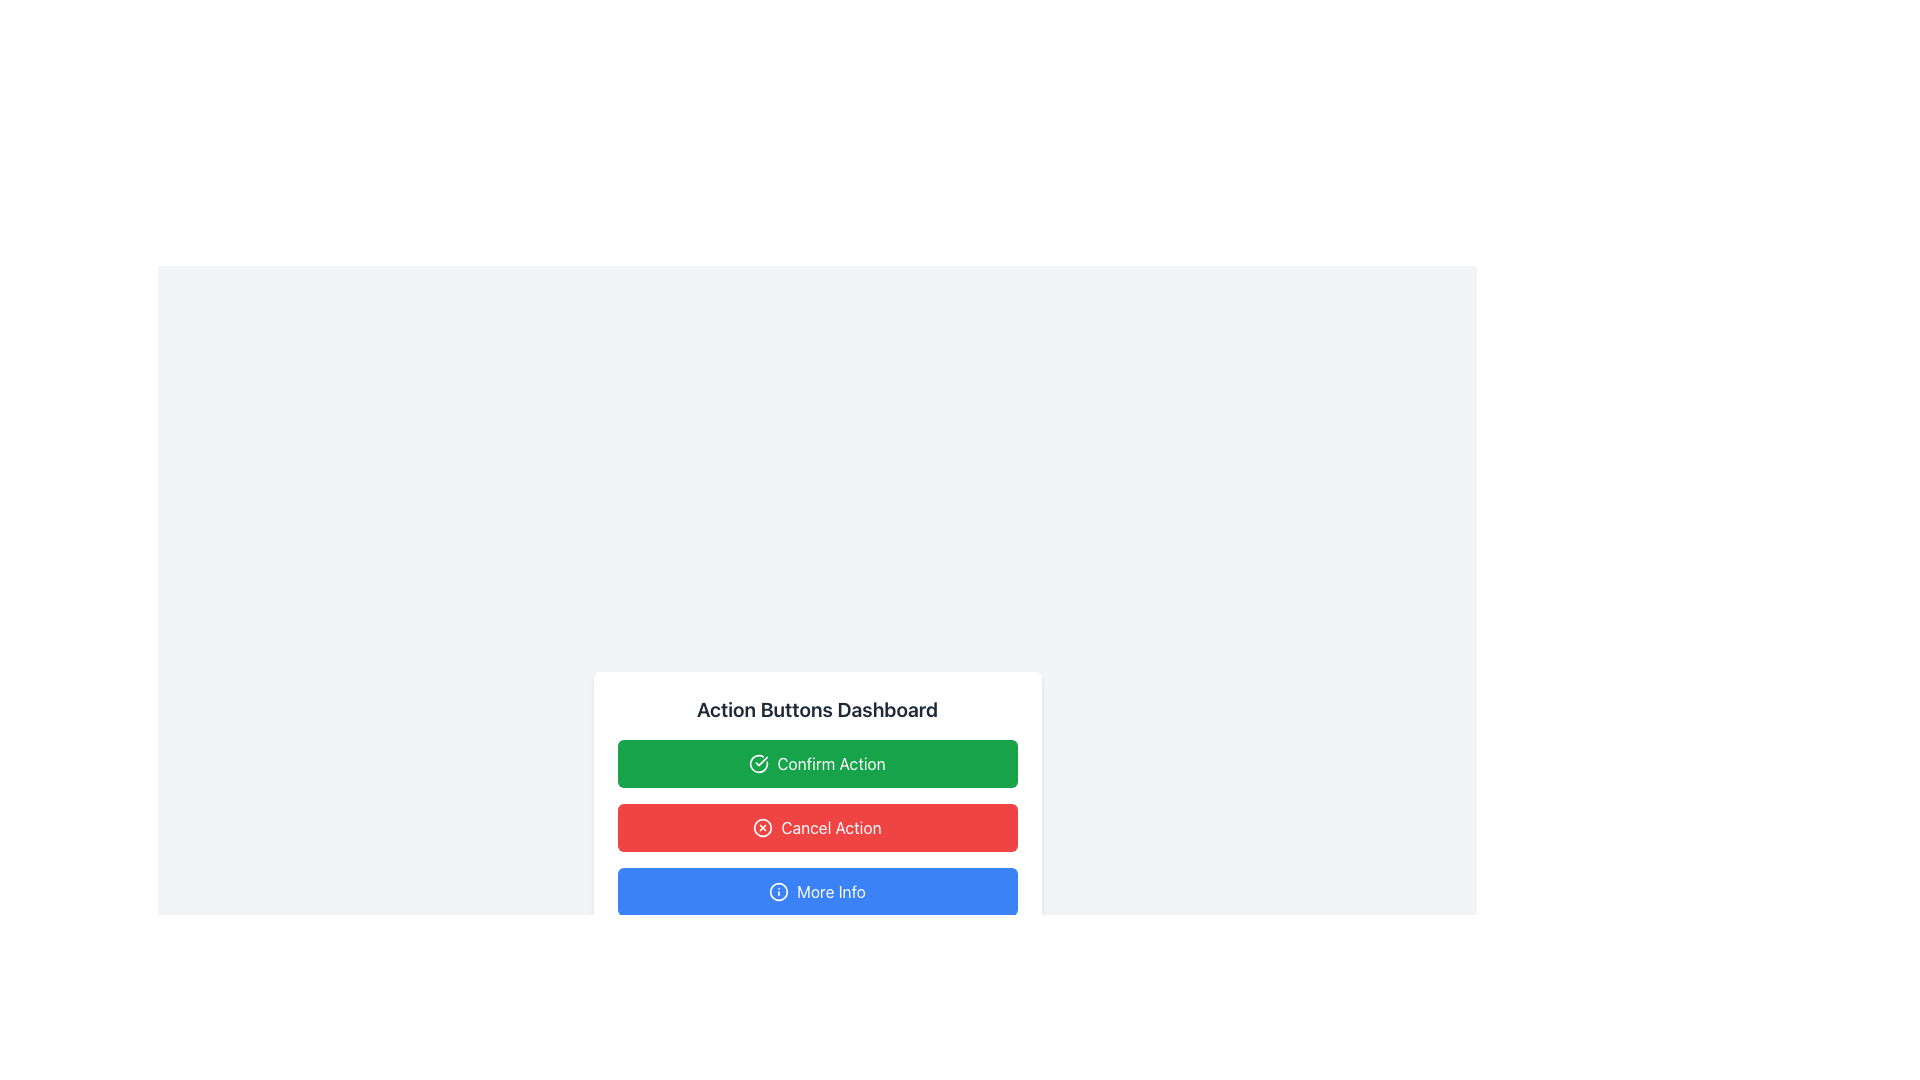  What do you see at coordinates (831, 890) in the screenshot?
I see `text 'More Info' displayed on the white font text label located centrally within a blue rectangular button at the bottom of the button group beneath 'Action Buttons Dashboard'` at bounding box center [831, 890].